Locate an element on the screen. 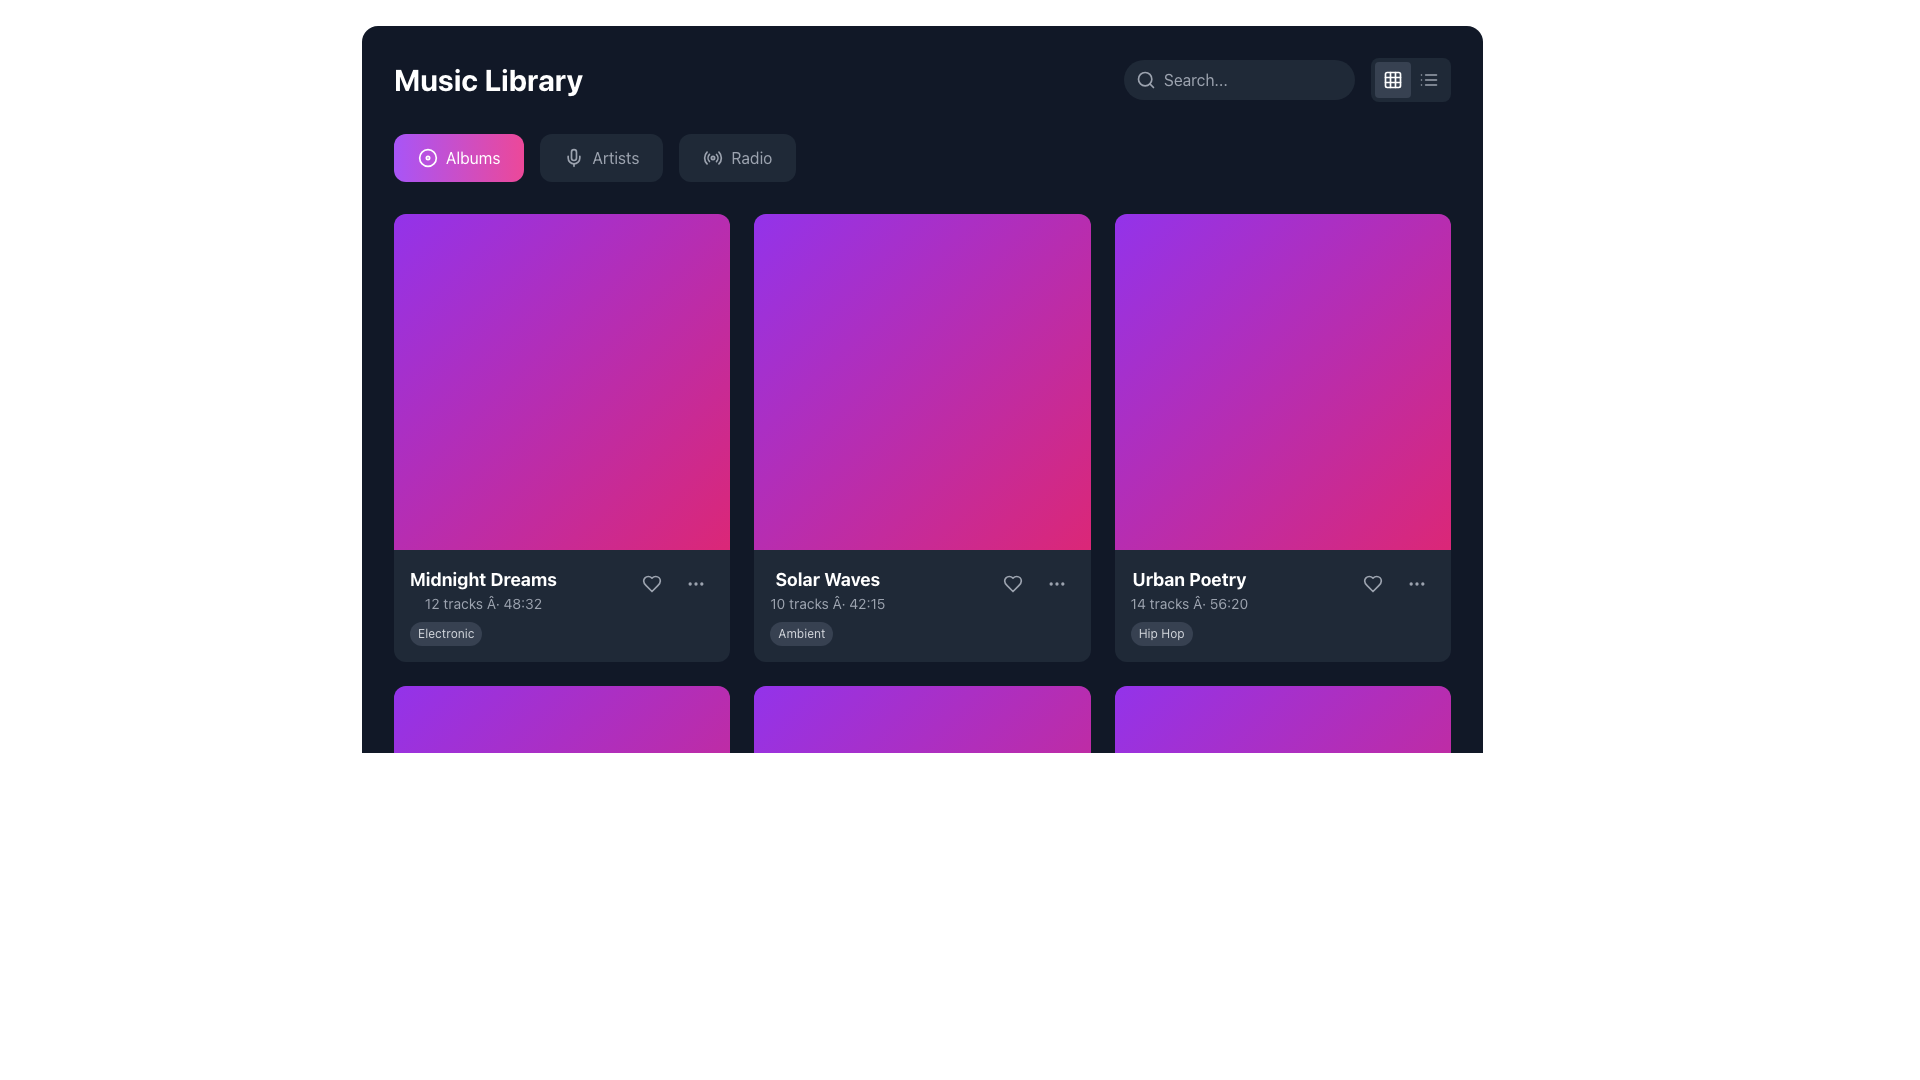 The image size is (1920, 1080). text label indicating the genre or category of the associated album located directly beneath the 'Midnight Dreams' album tile is located at coordinates (445, 634).